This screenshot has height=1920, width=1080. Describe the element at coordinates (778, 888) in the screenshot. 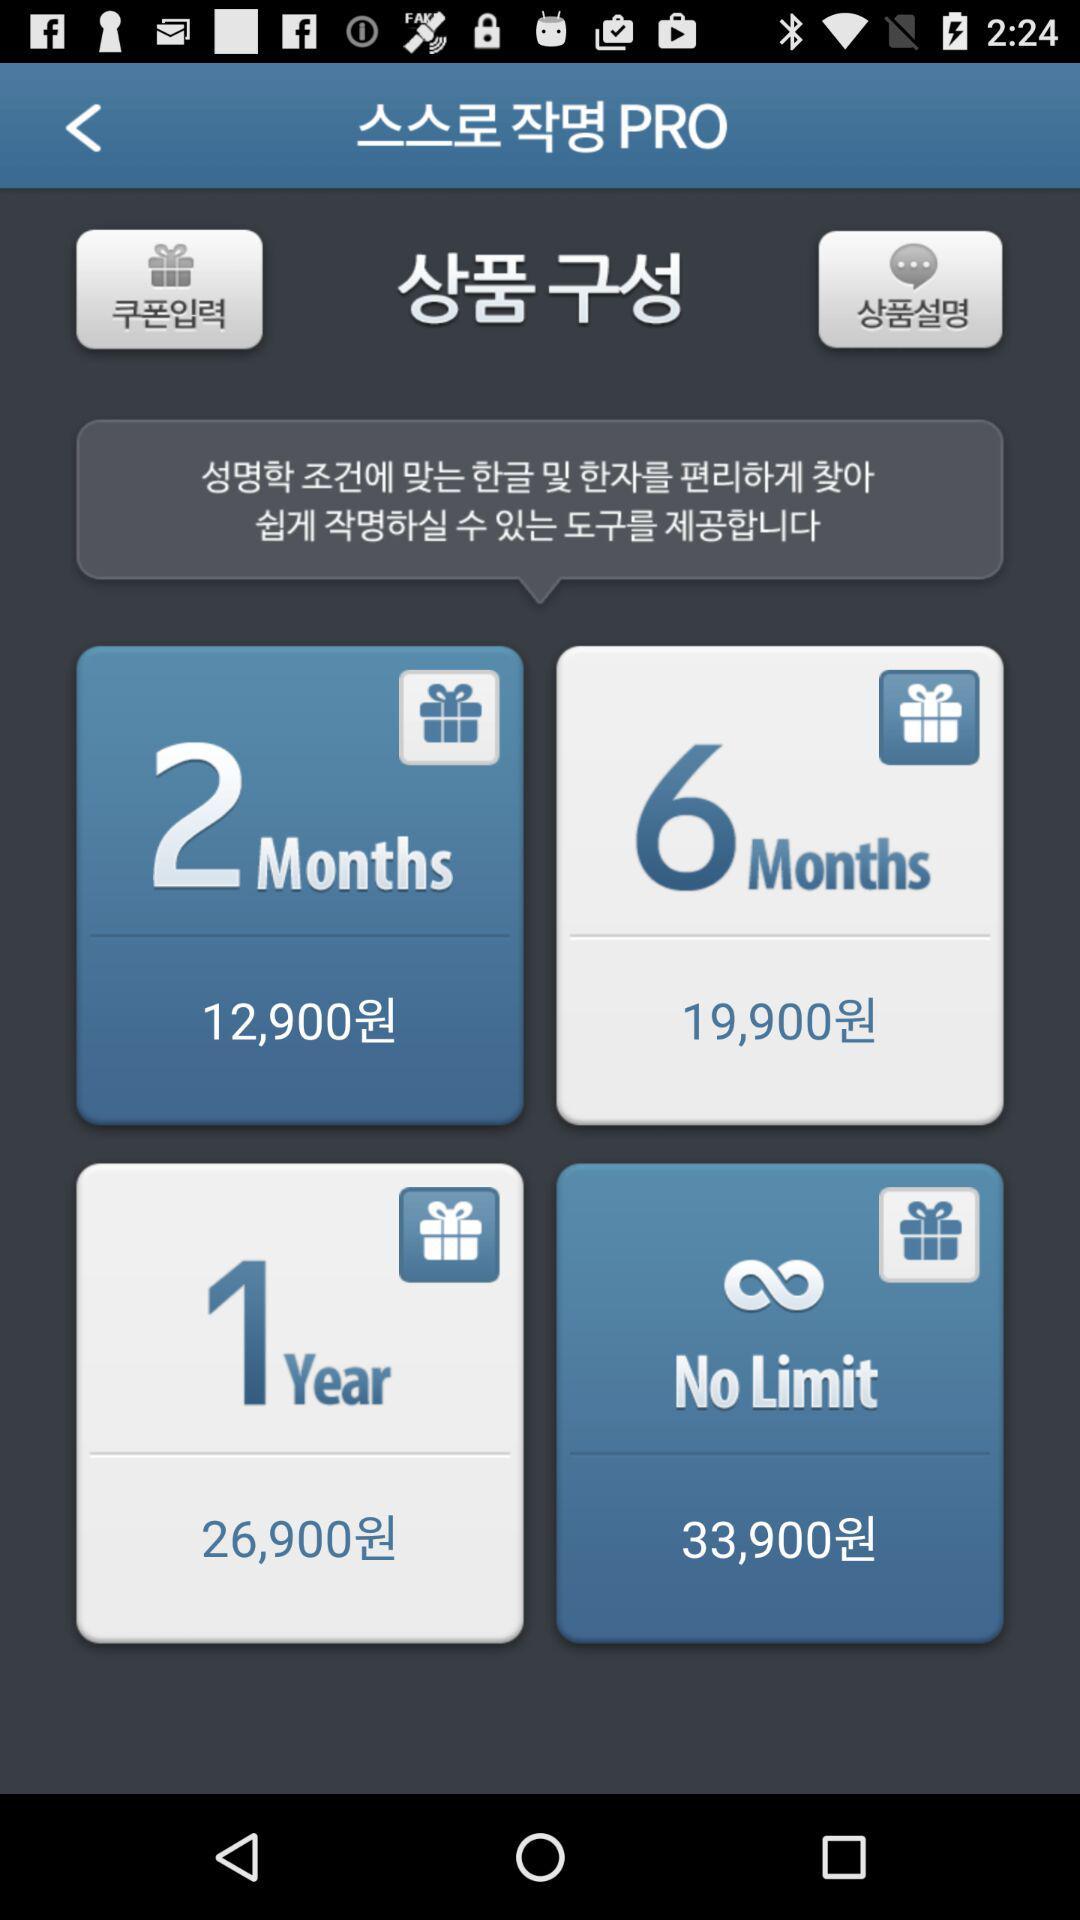

I see `go back` at that location.